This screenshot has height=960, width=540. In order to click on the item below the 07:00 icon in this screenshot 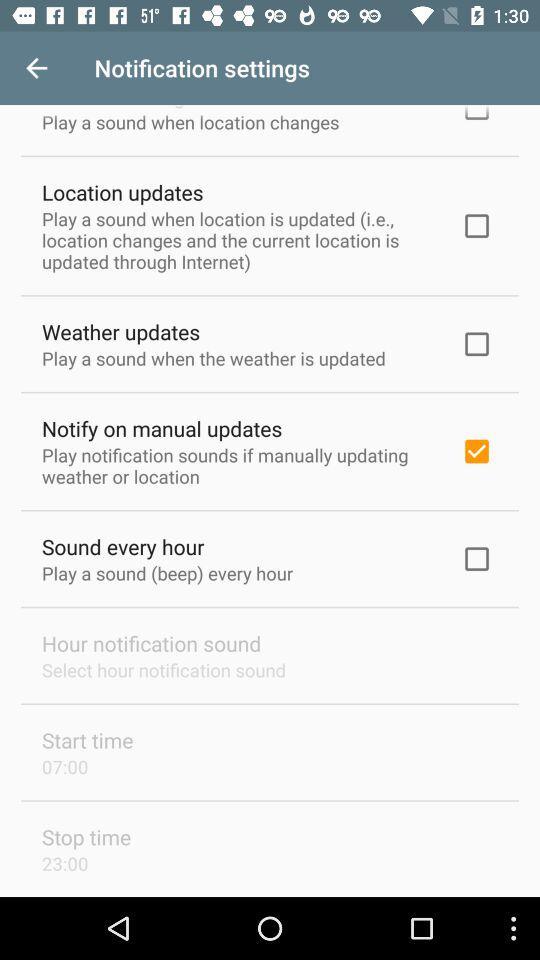, I will do `click(85, 837)`.